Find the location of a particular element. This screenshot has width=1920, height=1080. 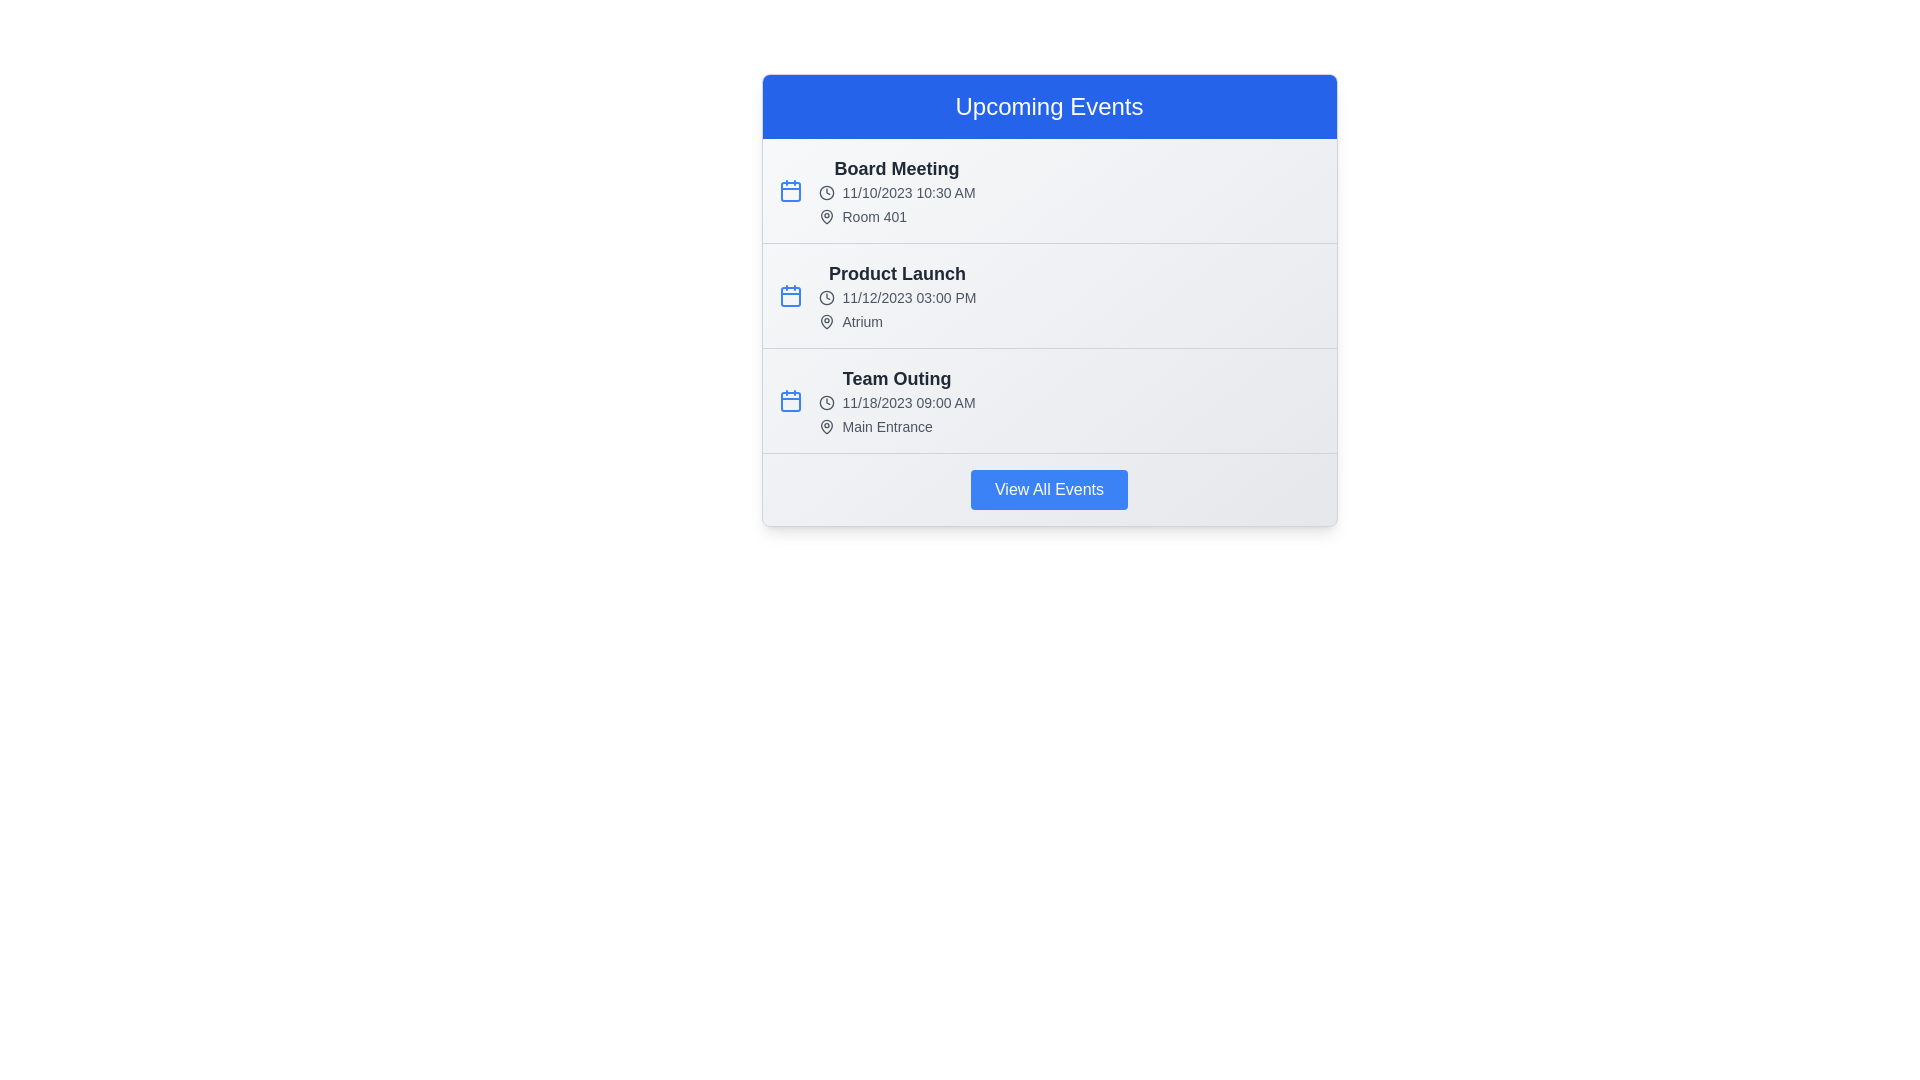

the location icon for the 'Team Outing' event, which is positioned at the bottom of the event card, below the event time details is located at coordinates (896, 426).